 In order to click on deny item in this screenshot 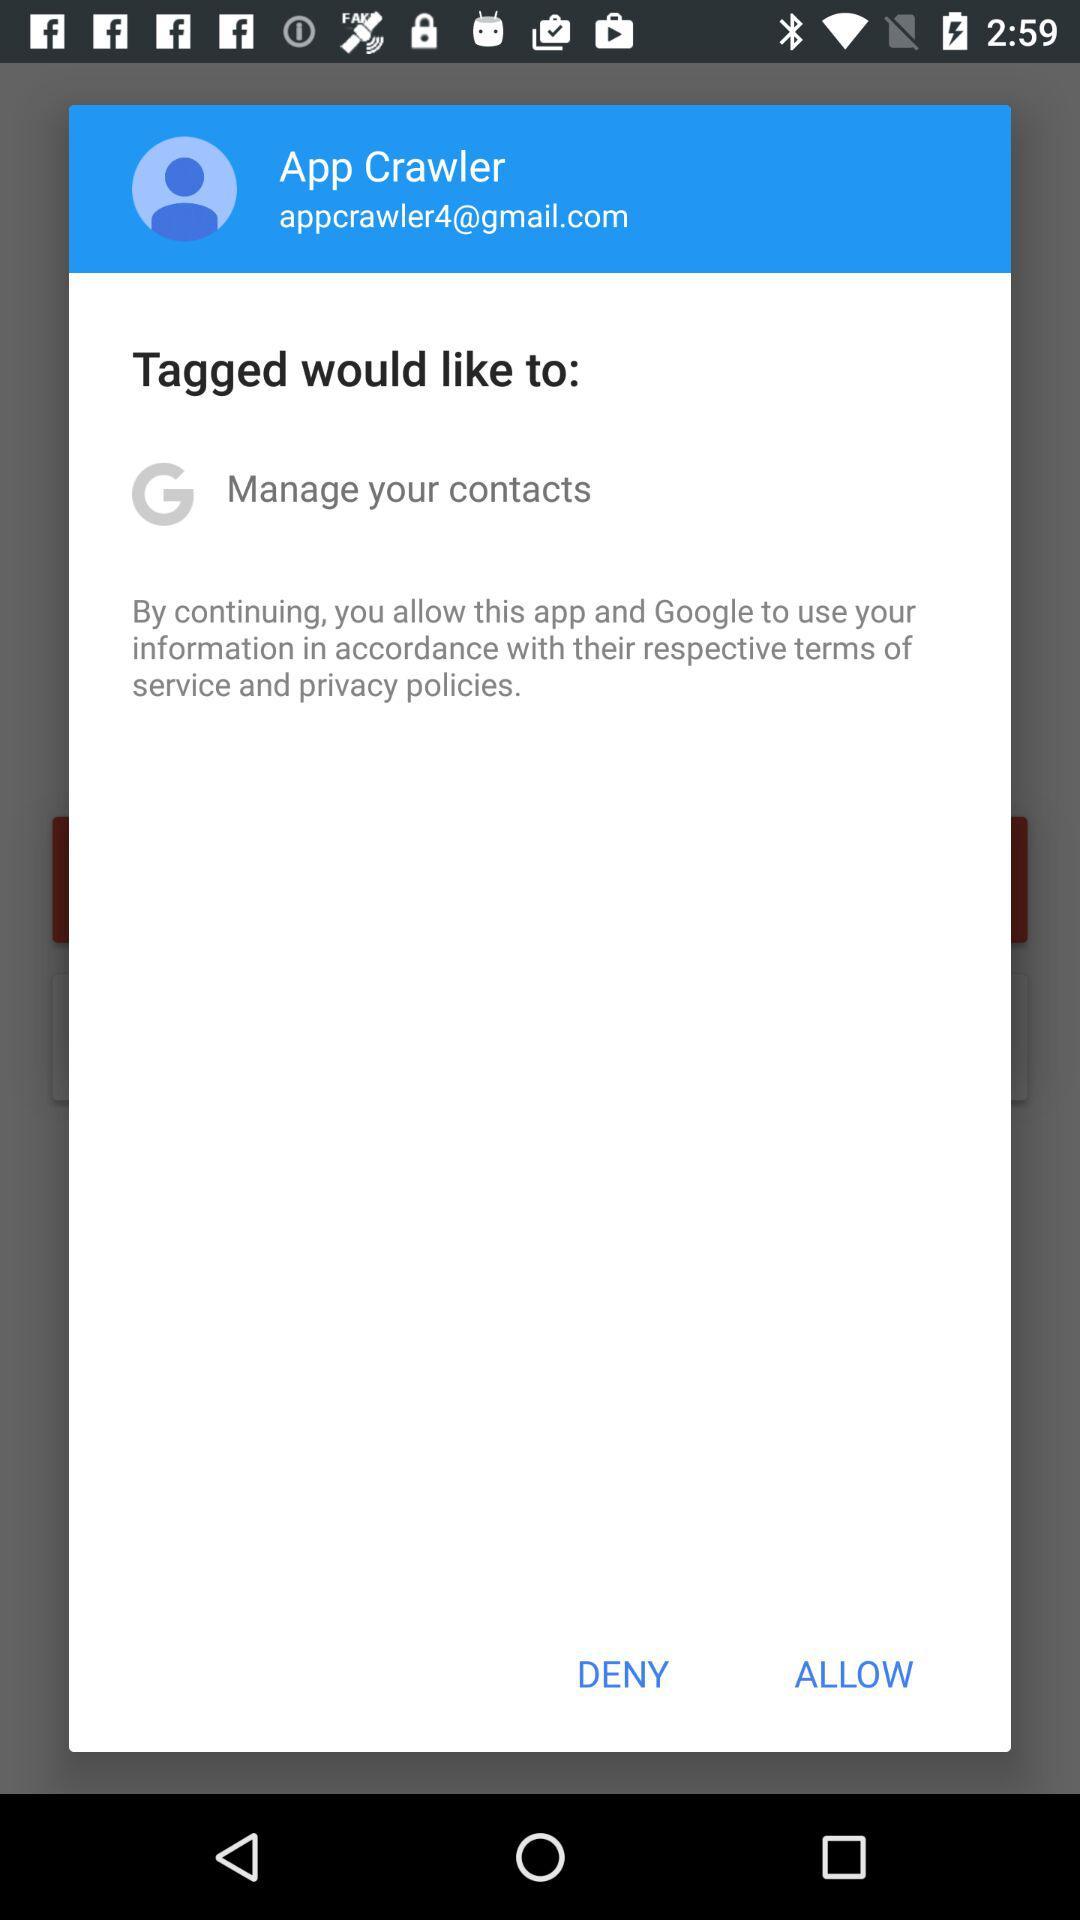, I will do `click(621, 1673)`.